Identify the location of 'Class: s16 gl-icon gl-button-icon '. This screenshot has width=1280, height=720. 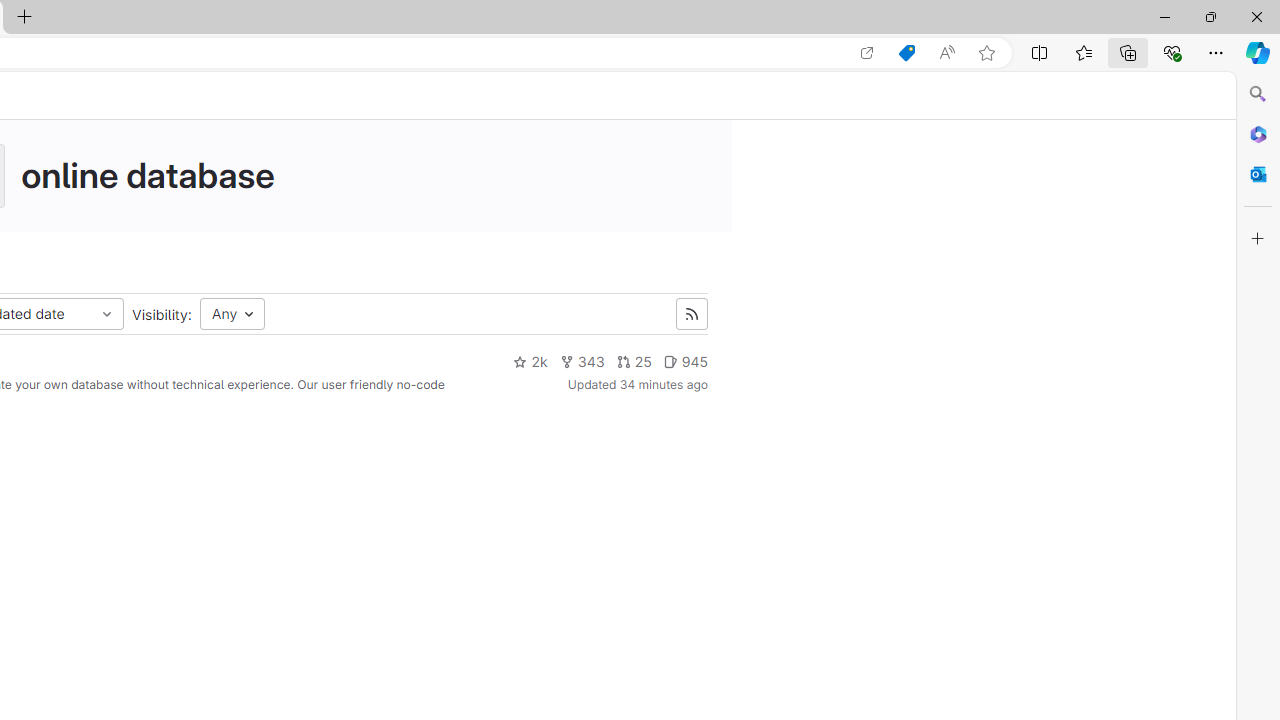
(691, 314).